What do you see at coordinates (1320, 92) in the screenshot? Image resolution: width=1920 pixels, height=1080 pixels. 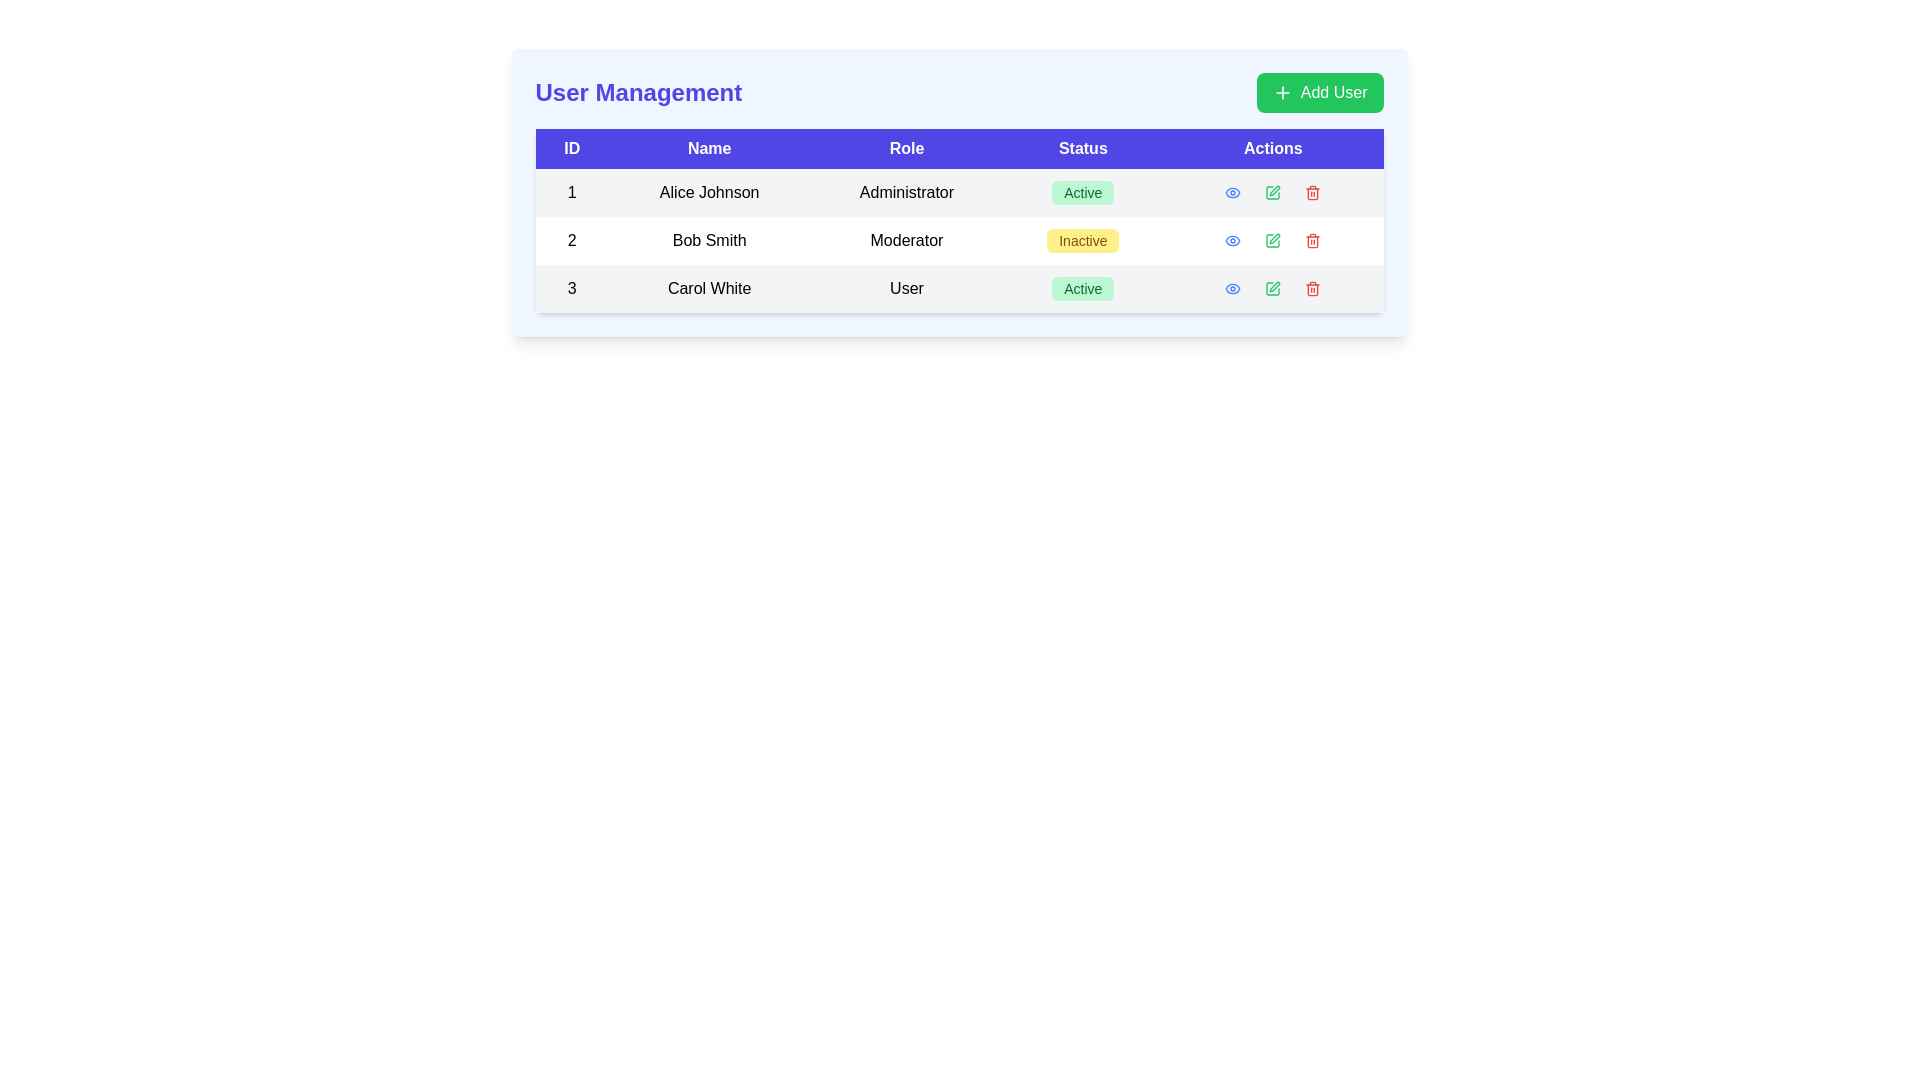 I see `the button located at the top-right corner of the User Management section to initiate user addition` at bounding box center [1320, 92].